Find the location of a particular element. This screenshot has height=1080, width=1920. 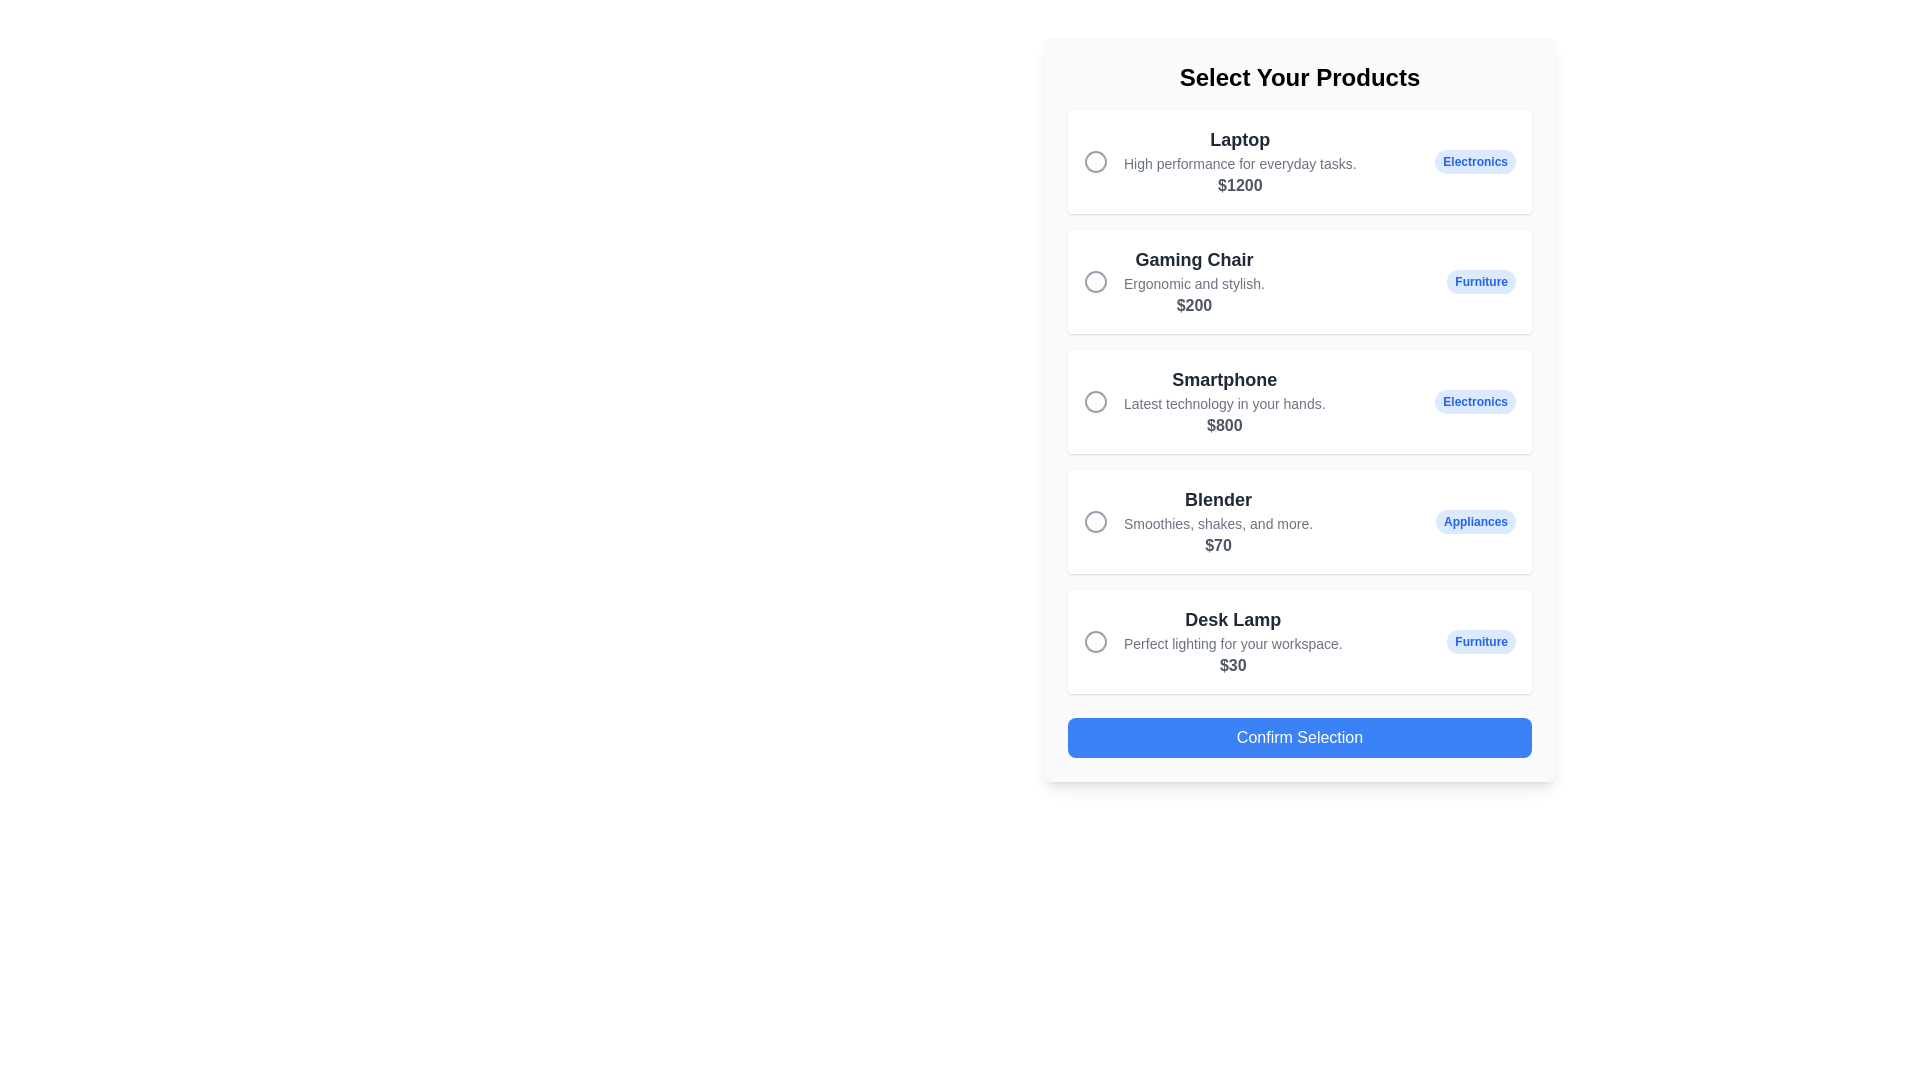

the circular radio button with a thin gray stroke located adjacent to the 'Blender' product label to make a selection is located at coordinates (1094, 520).